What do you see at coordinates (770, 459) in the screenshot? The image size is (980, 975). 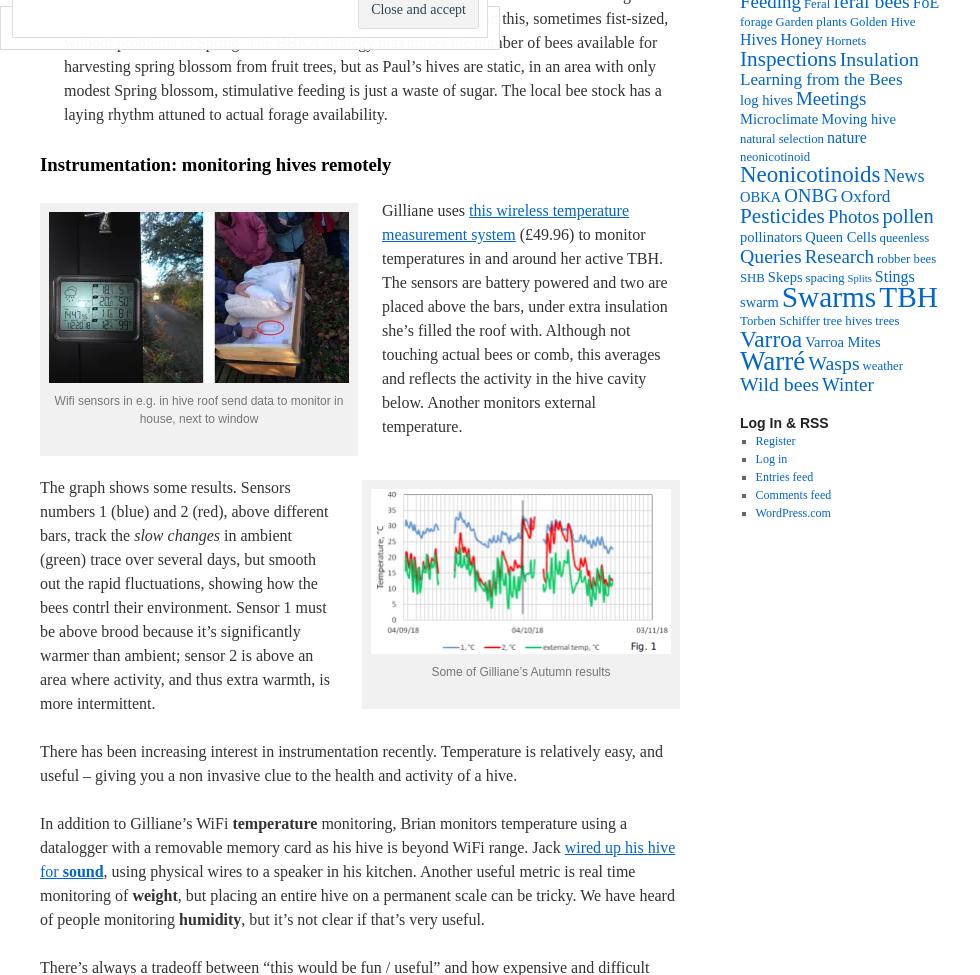 I see `'Log in'` at bounding box center [770, 459].